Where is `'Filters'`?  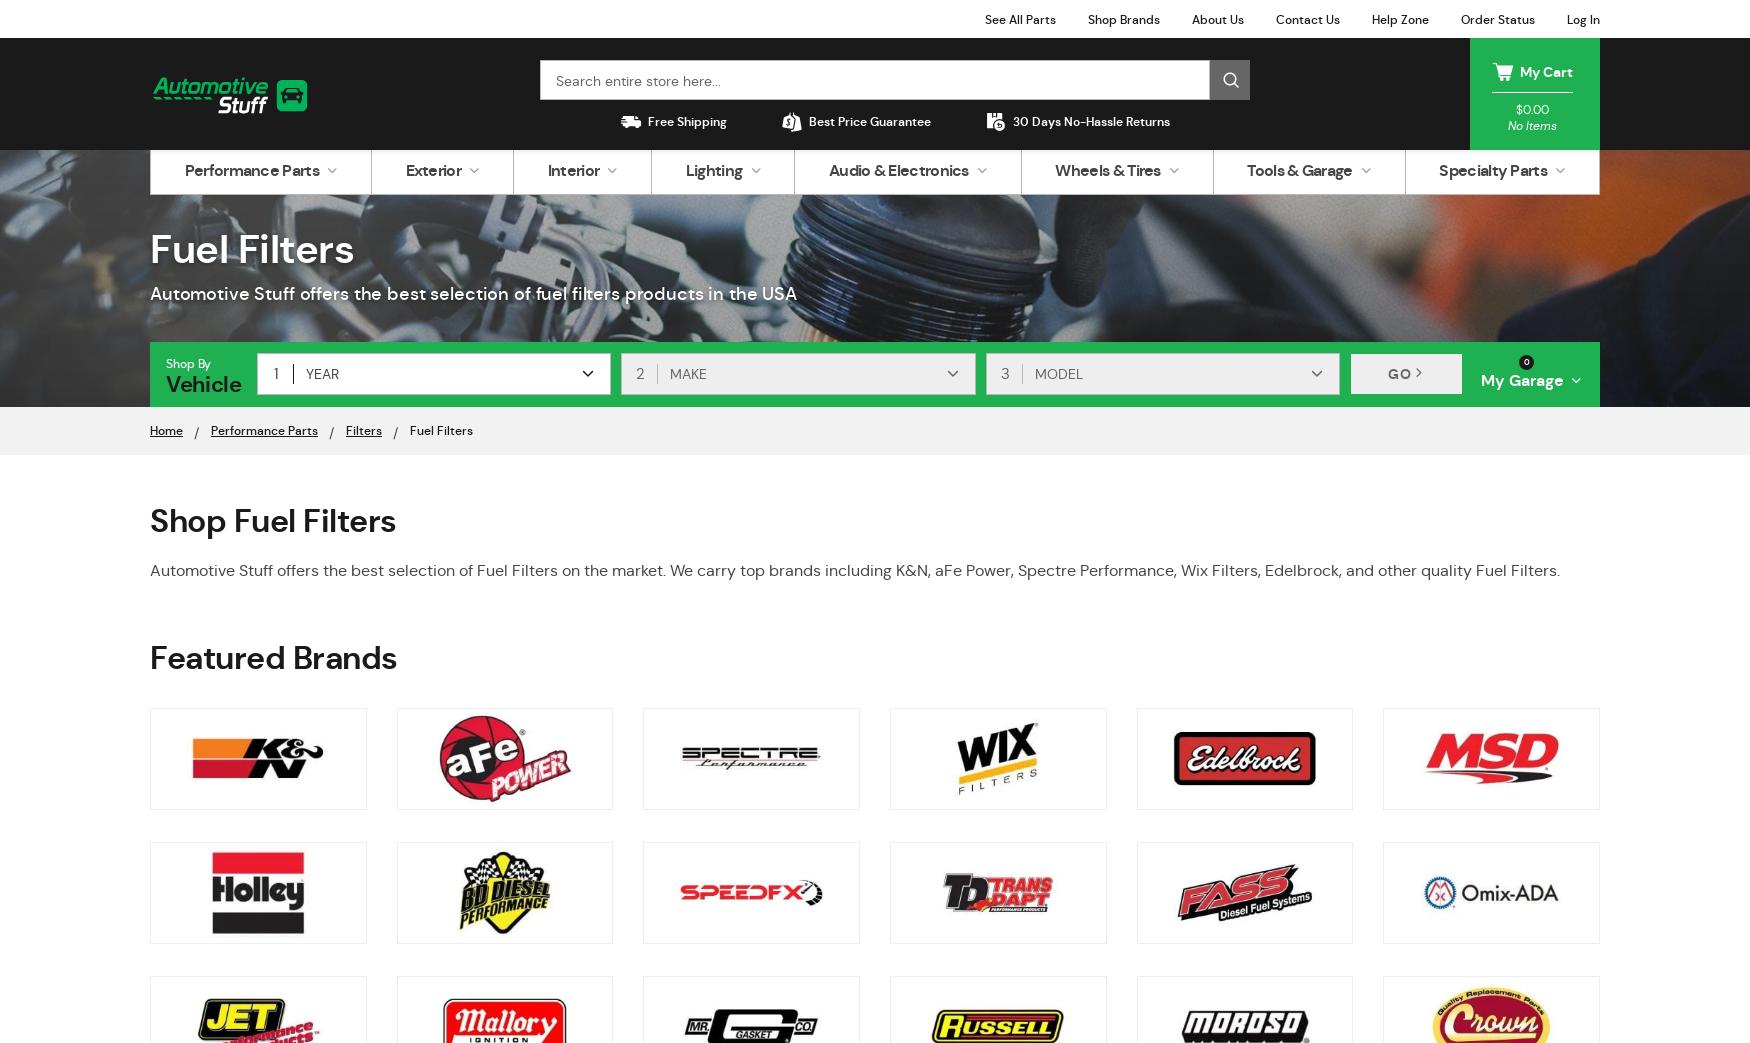 'Filters' is located at coordinates (364, 430).